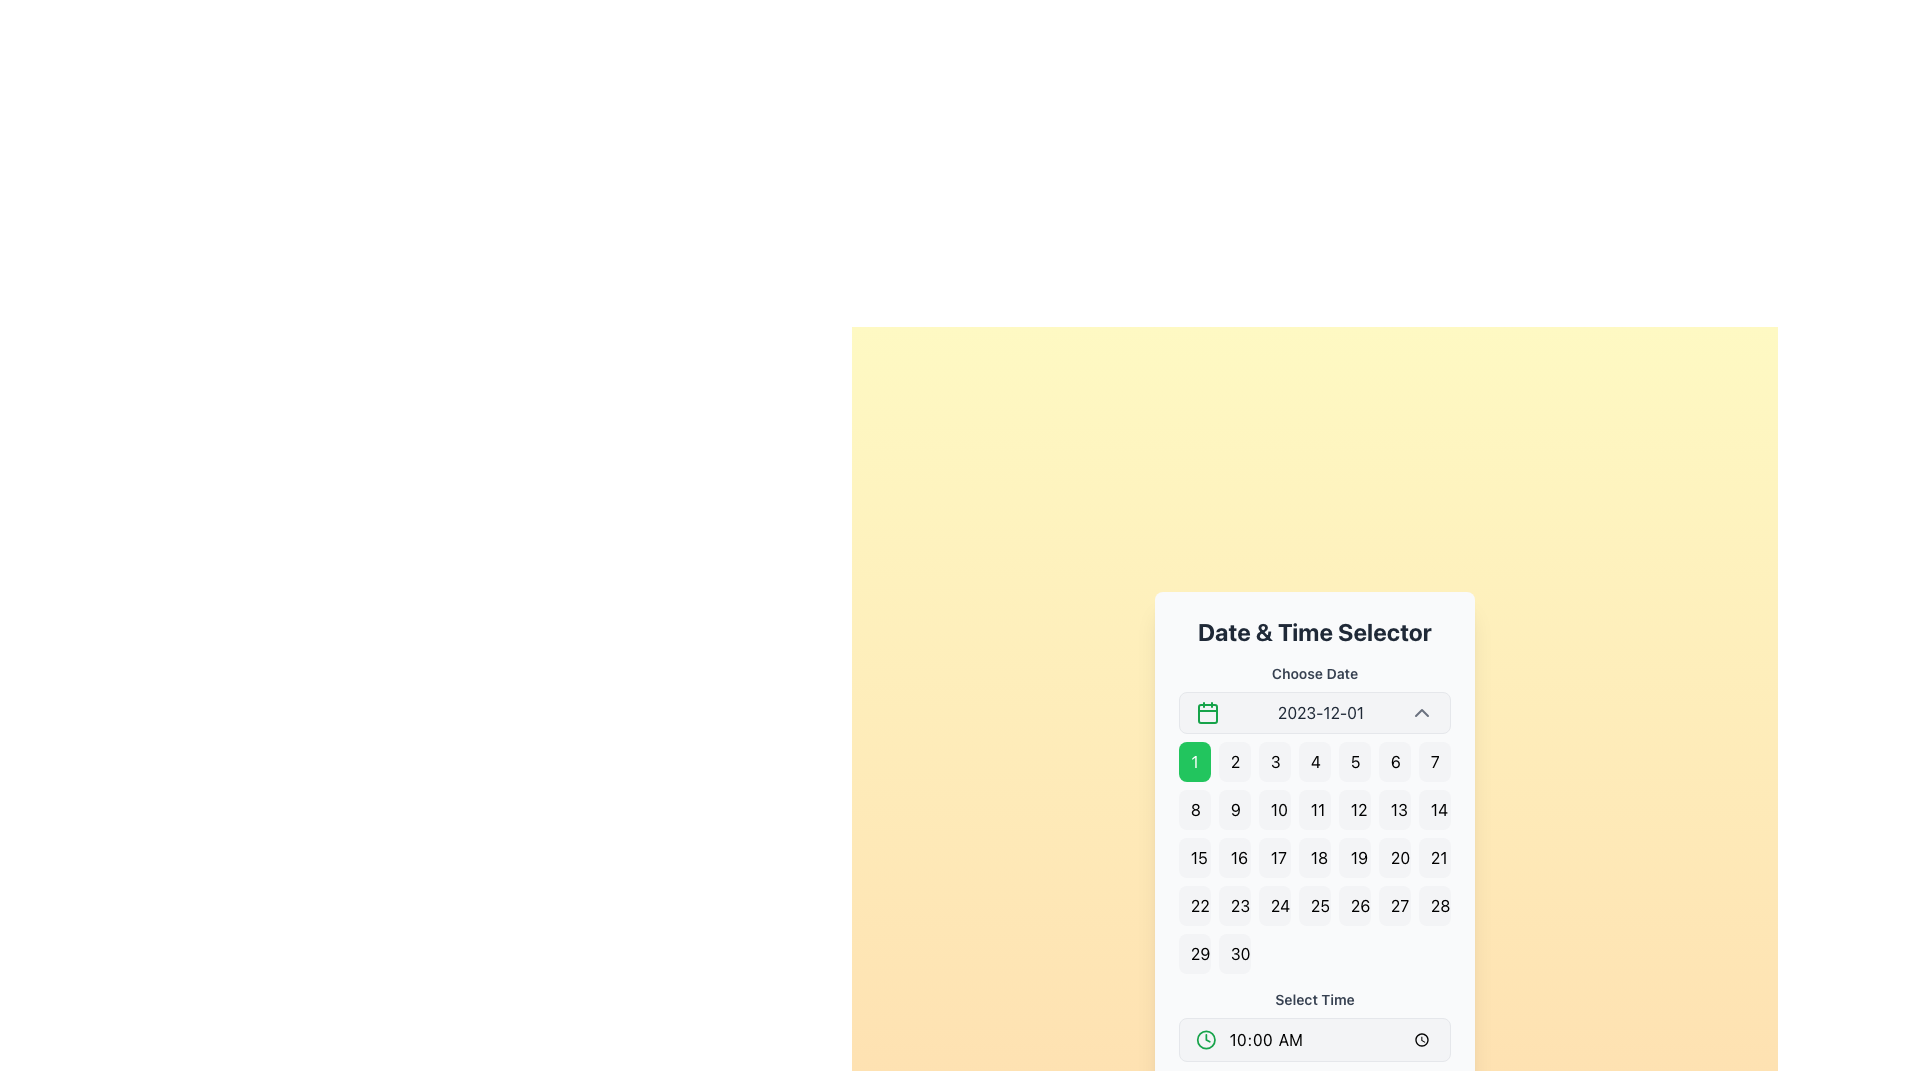 The image size is (1920, 1080). Describe the element at coordinates (1315, 674) in the screenshot. I see `the 'Choose Date' text label, which is prominently displayed at the top of the date and time selection interface, styled in bold with a muted color` at that location.